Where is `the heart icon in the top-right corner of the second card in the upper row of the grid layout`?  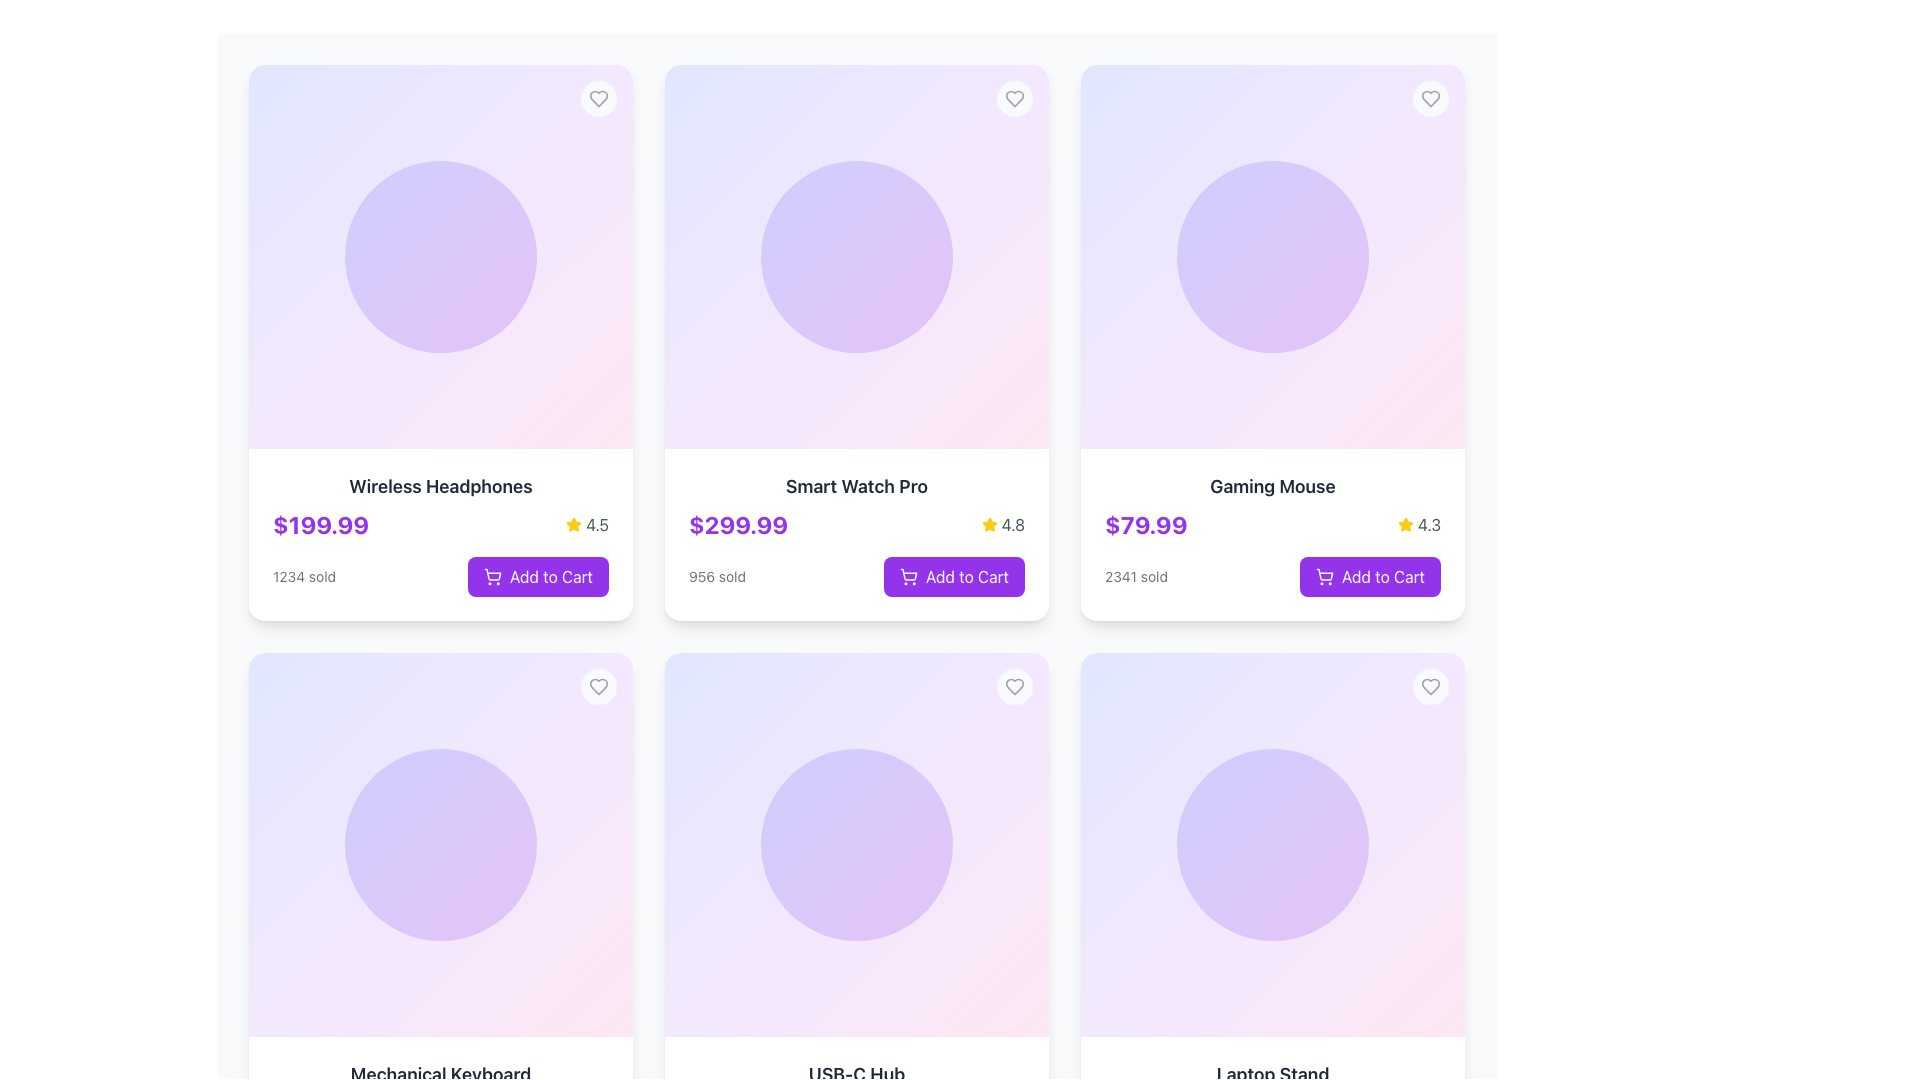
the heart icon in the top-right corner of the second card in the upper row of the grid layout is located at coordinates (598, 685).